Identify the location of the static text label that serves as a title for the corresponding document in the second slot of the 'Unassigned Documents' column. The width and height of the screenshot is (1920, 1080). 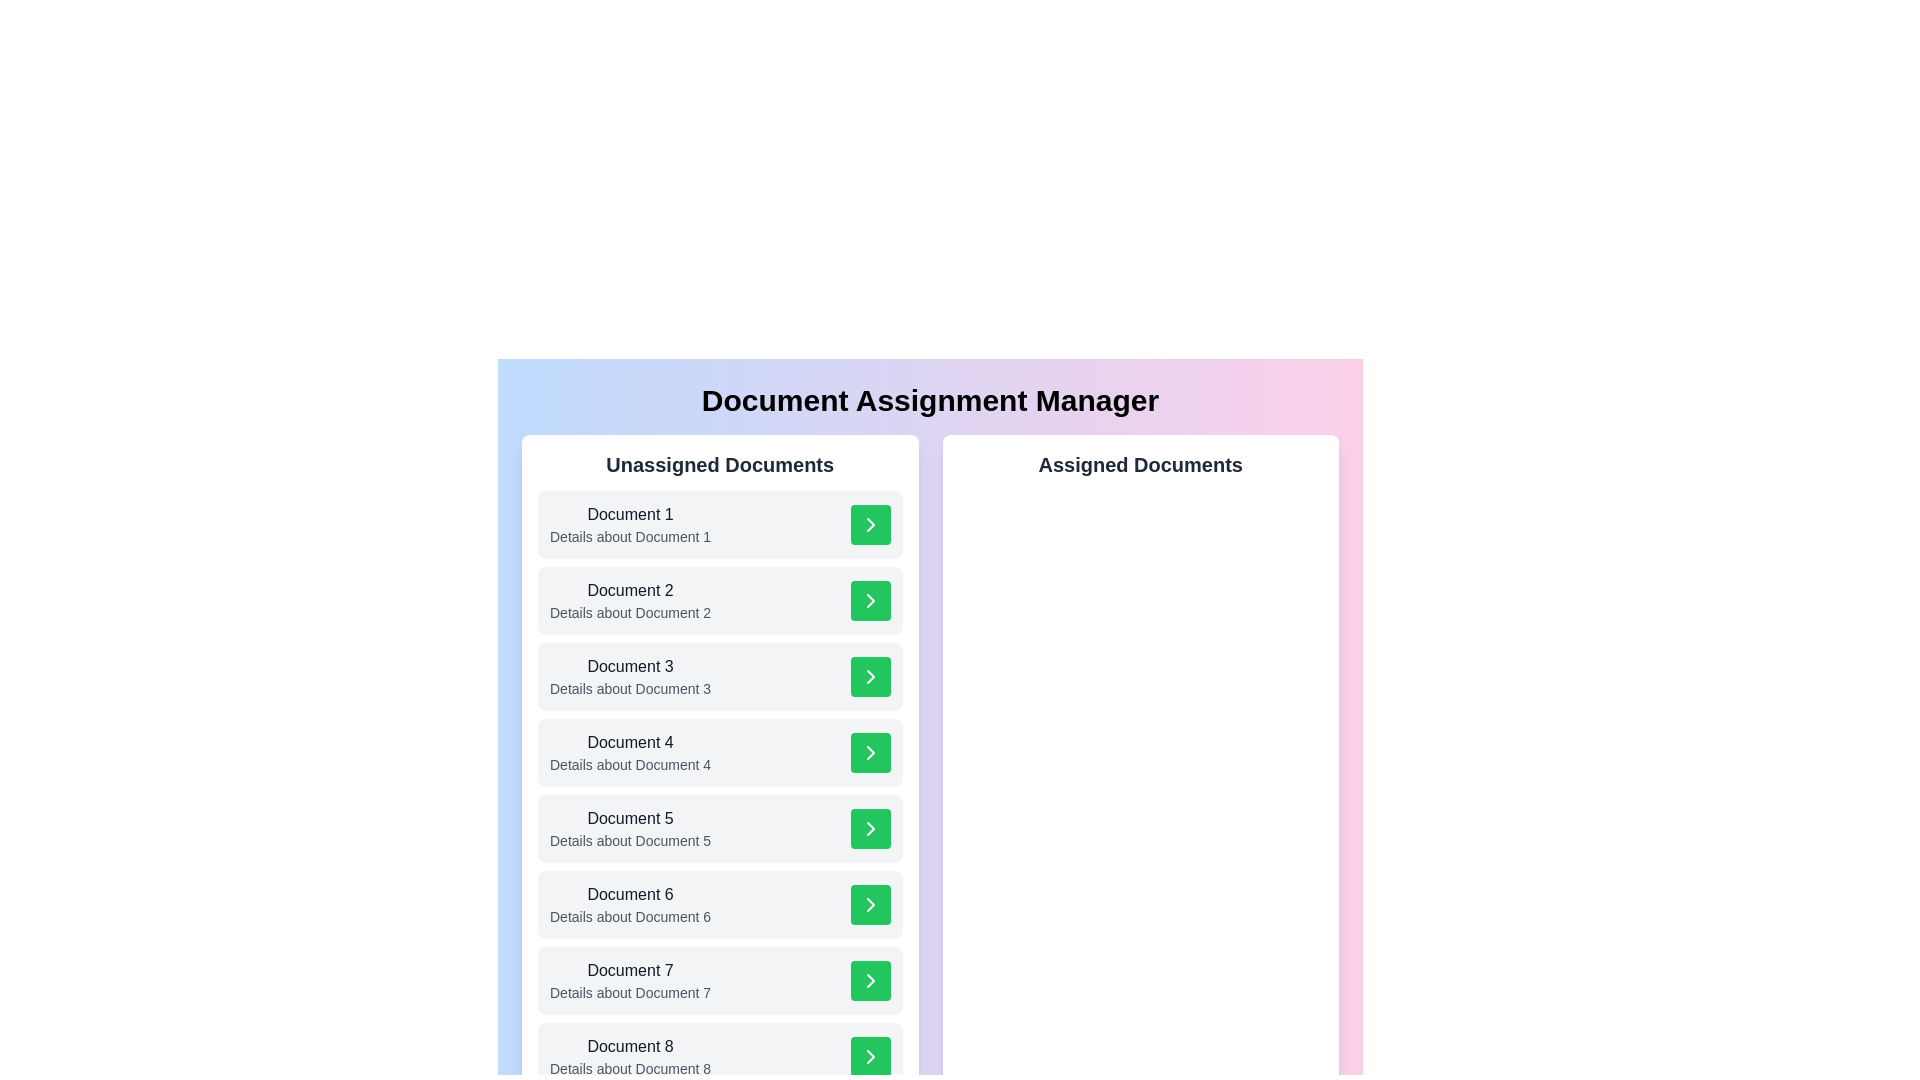
(629, 589).